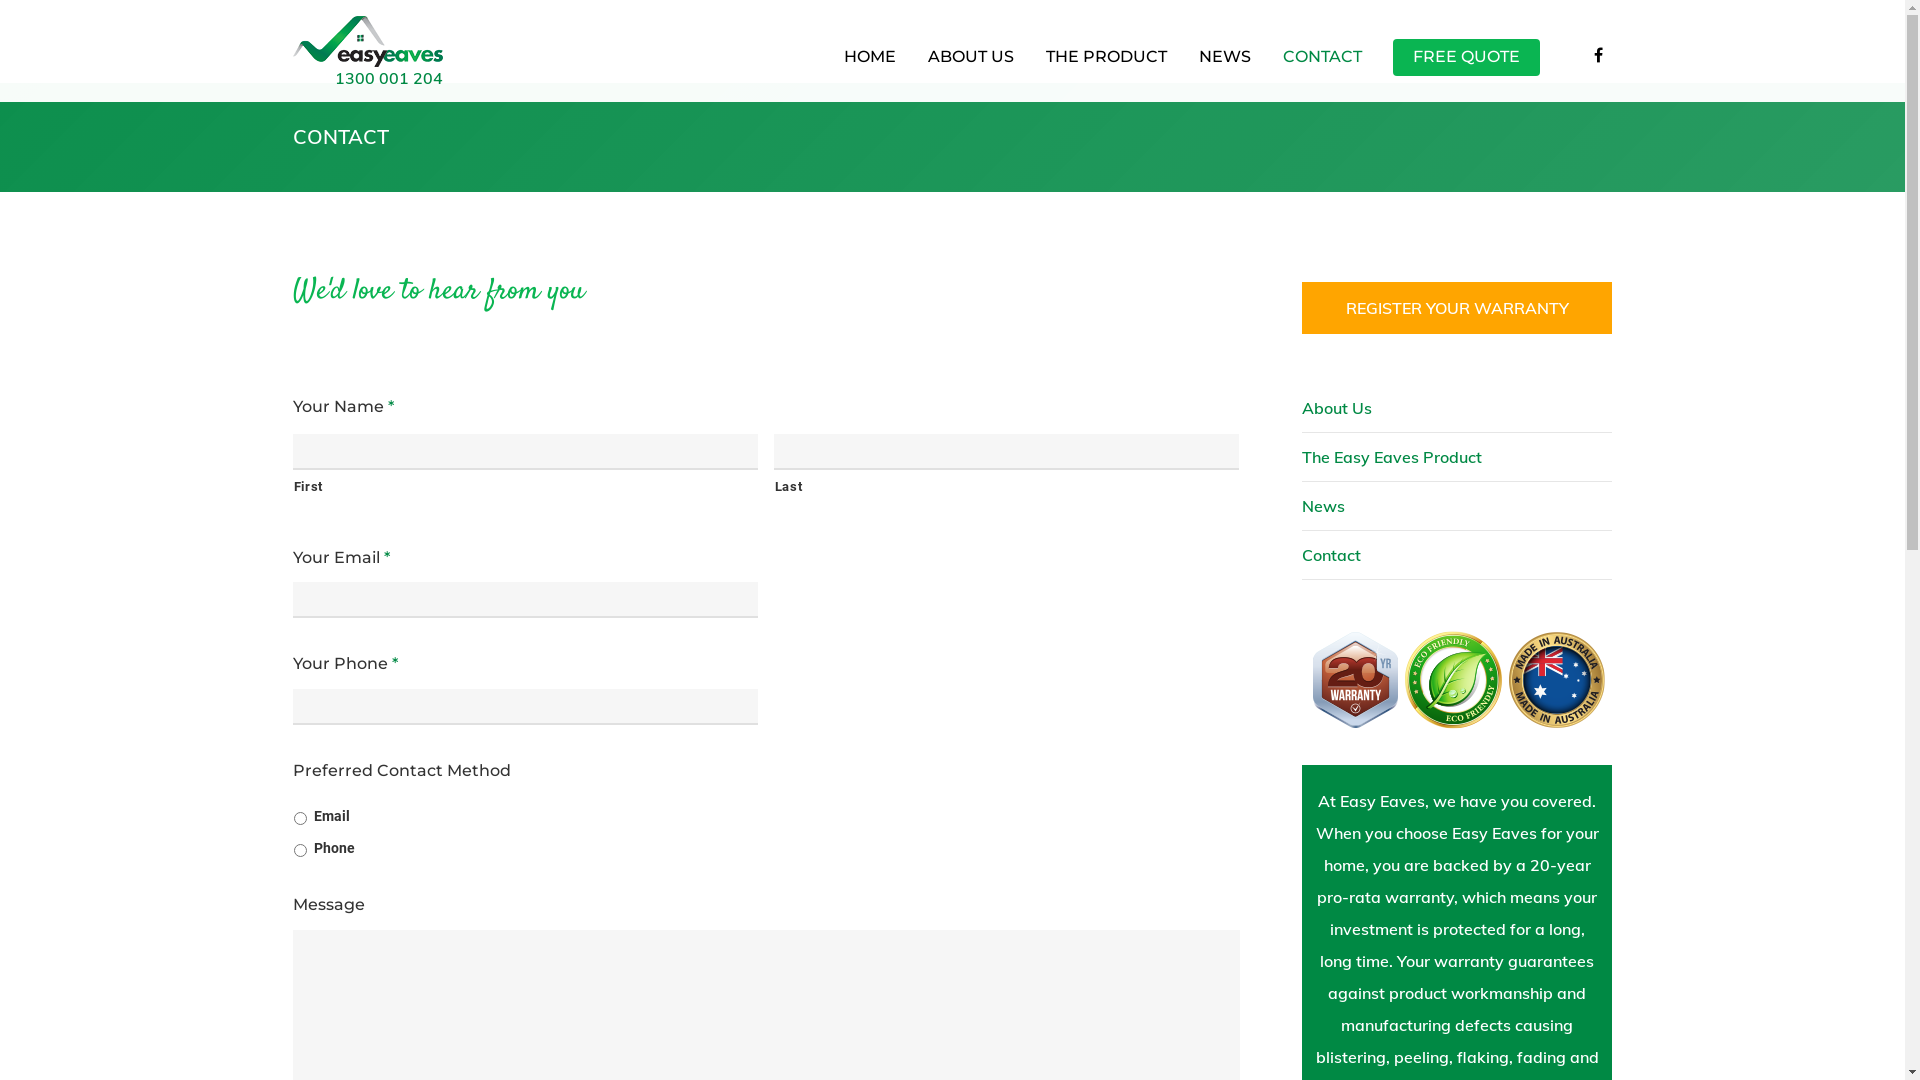  What do you see at coordinates (1457, 407) in the screenshot?
I see `'About Us'` at bounding box center [1457, 407].